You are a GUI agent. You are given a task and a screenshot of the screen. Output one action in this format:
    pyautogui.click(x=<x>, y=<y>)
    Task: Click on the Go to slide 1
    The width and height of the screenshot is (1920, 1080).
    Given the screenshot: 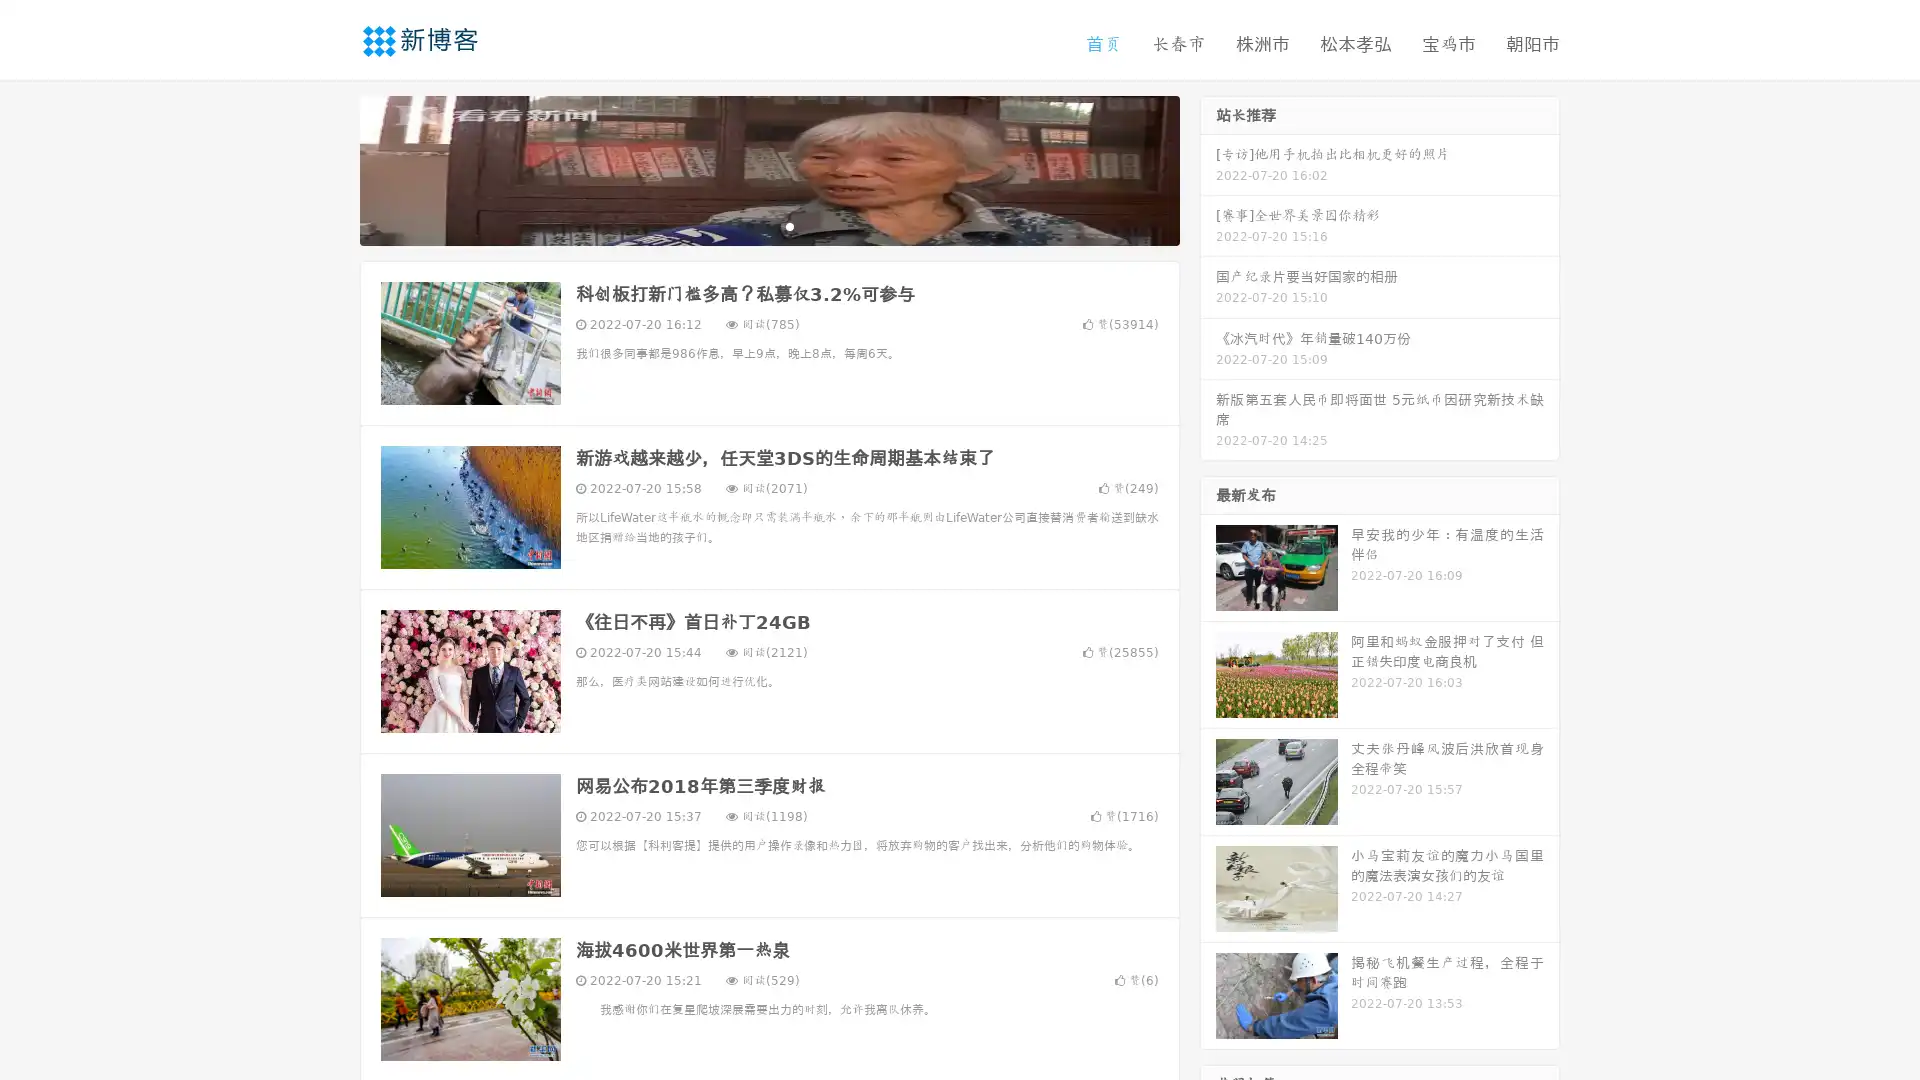 What is the action you would take?
    pyautogui.click(x=748, y=225)
    